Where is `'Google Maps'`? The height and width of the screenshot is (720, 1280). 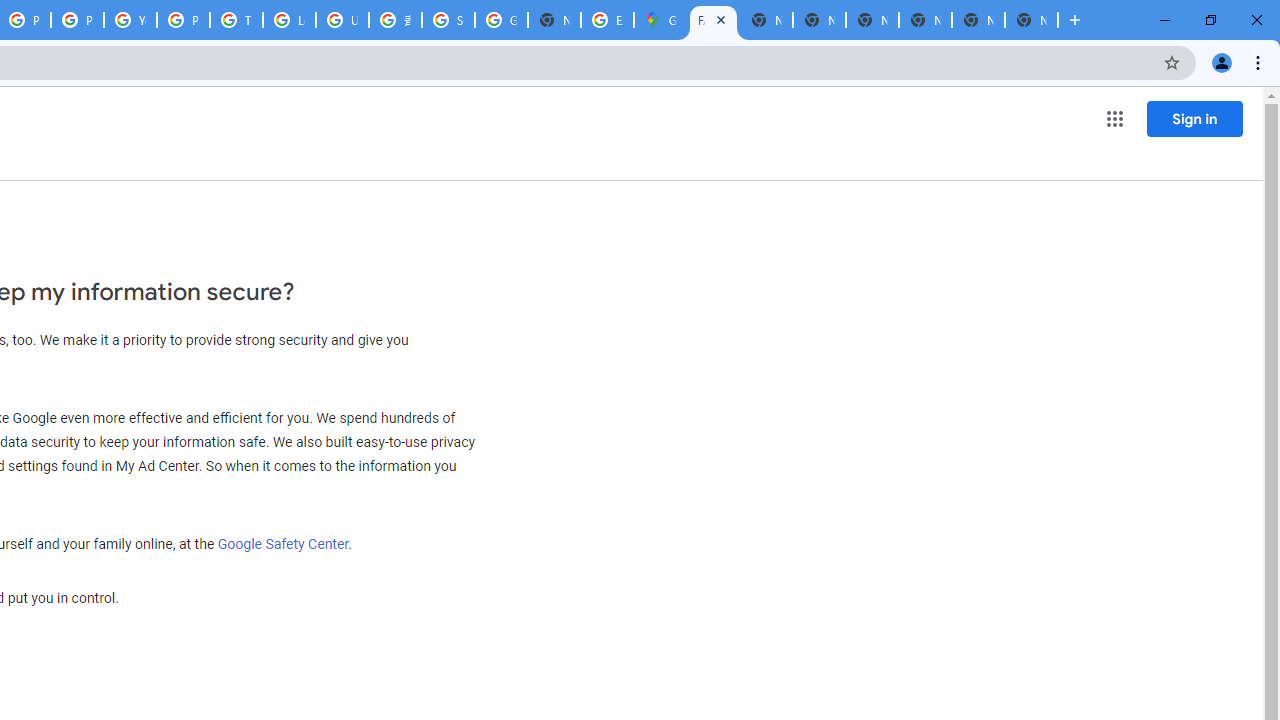
'Google Maps' is located at coordinates (660, 20).